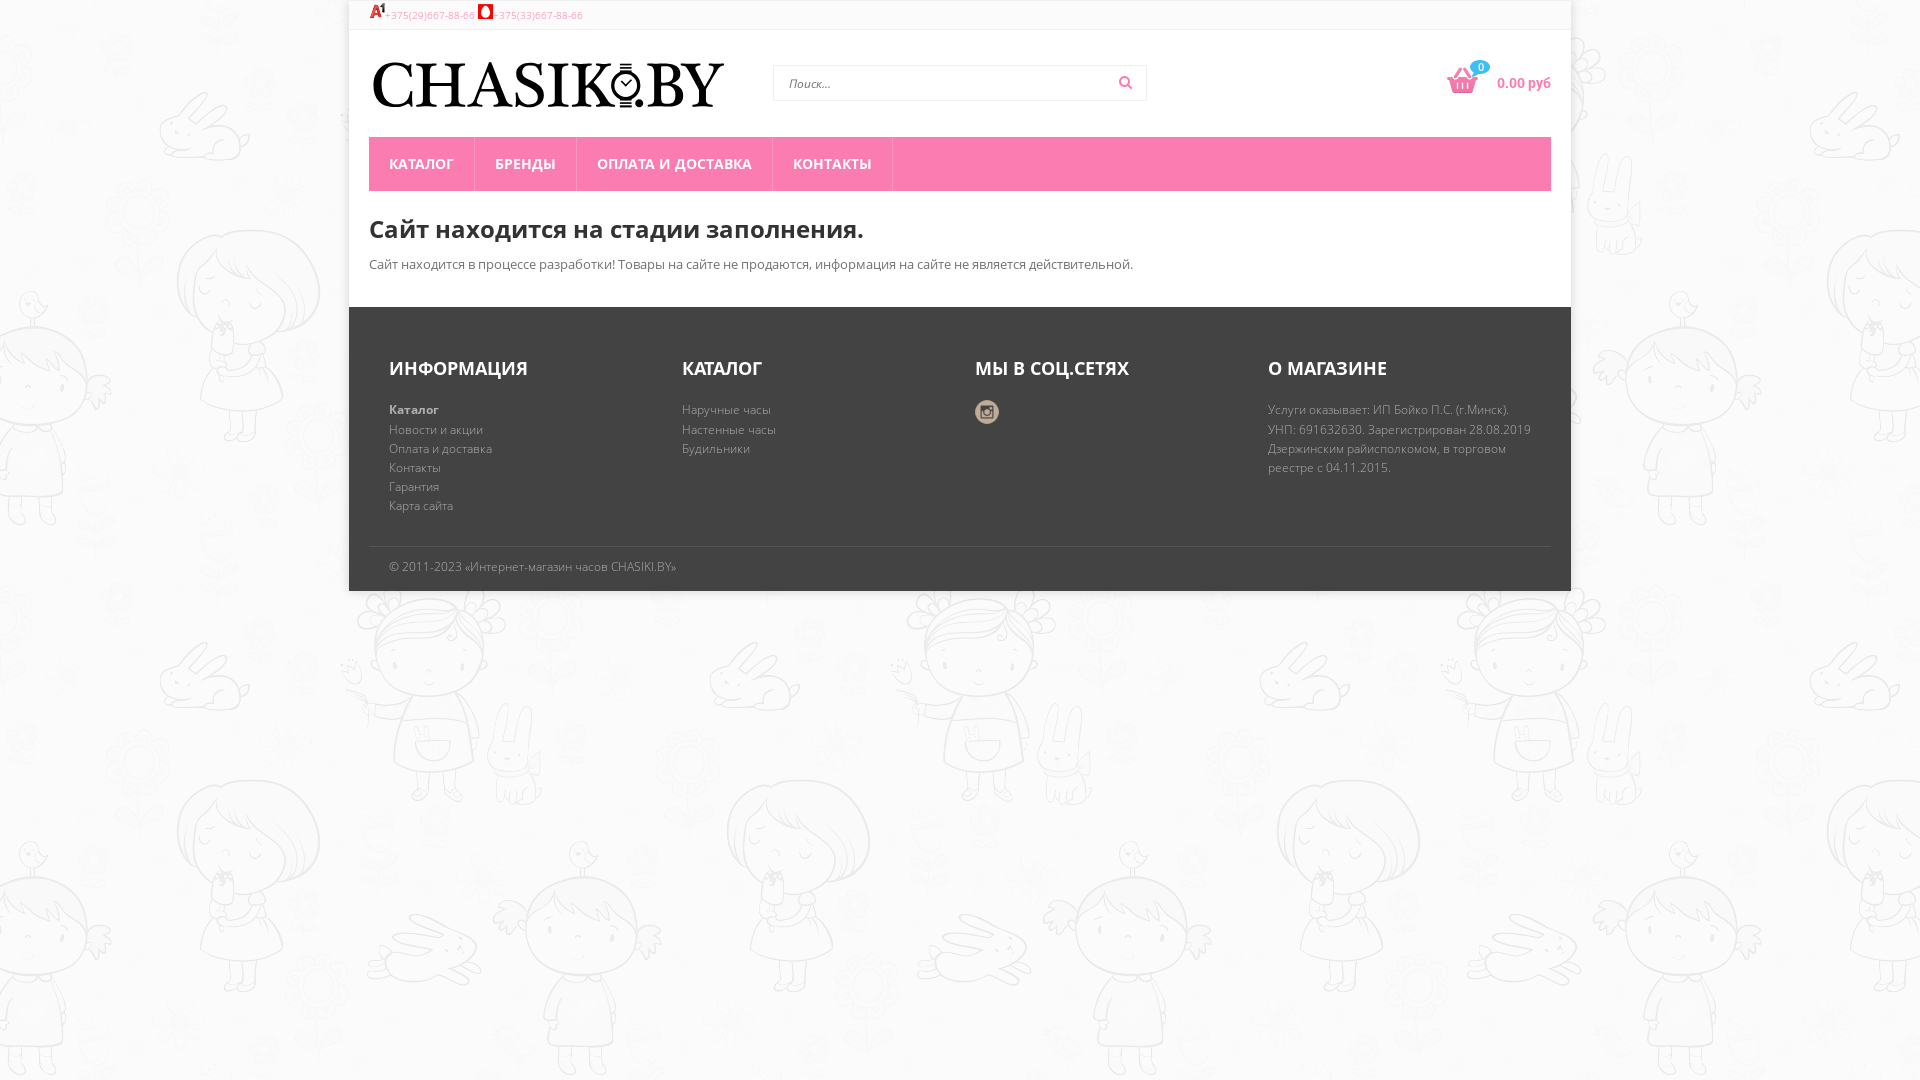 The image size is (1920, 1080). What do you see at coordinates (429, 15) in the screenshot?
I see `'+375(29)667-88-66'` at bounding box center [429, 15].